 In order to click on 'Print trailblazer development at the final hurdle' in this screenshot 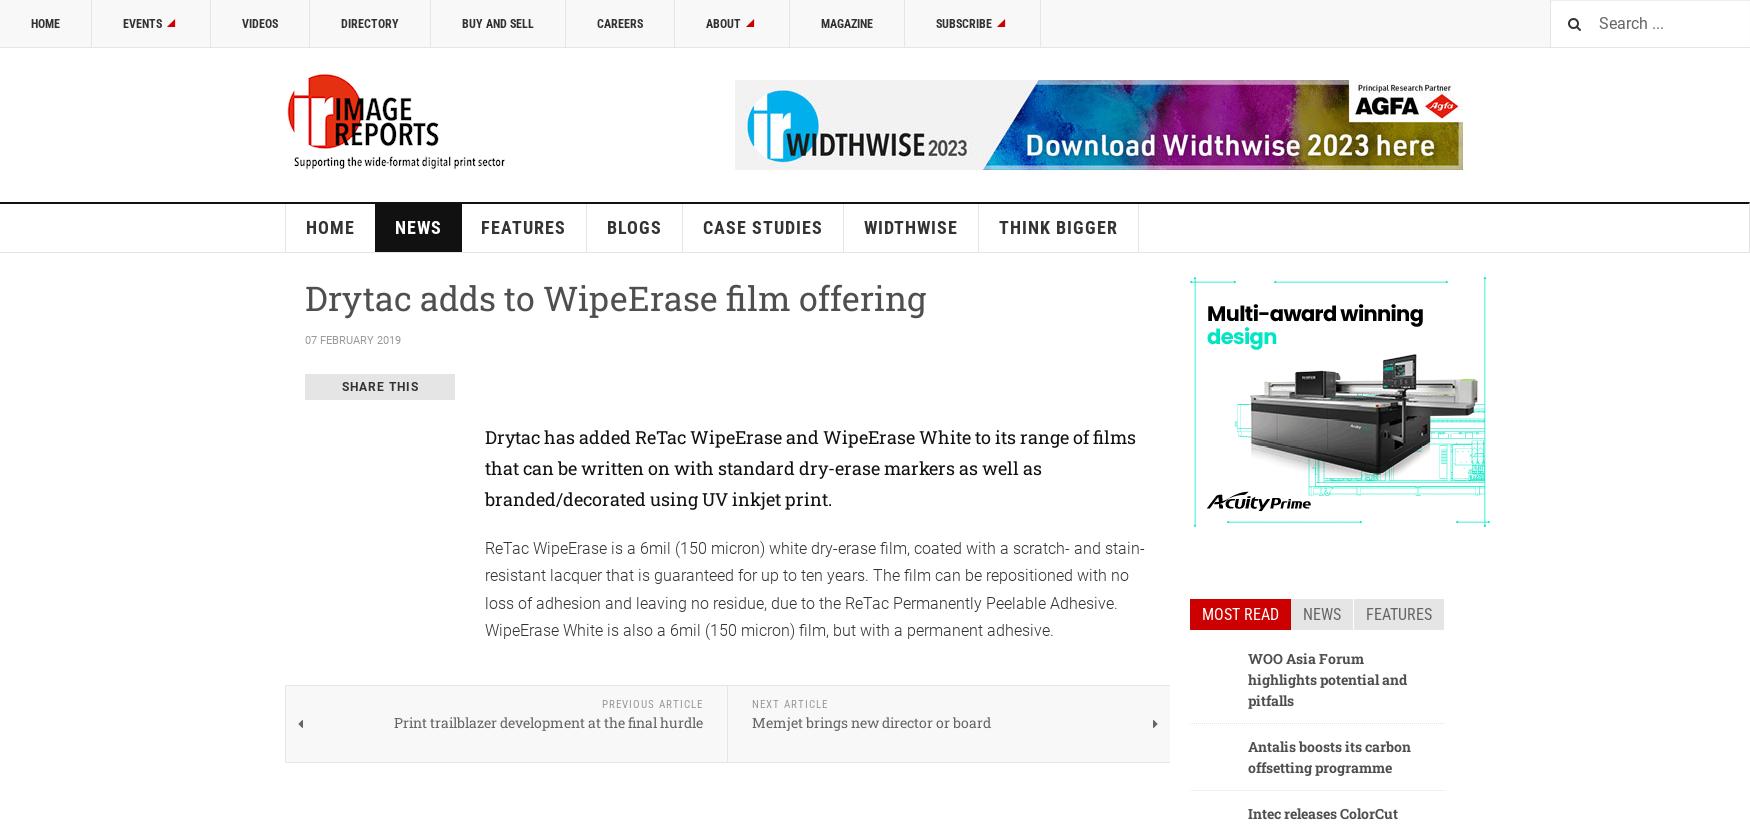, I will do `click(547, 721)`.